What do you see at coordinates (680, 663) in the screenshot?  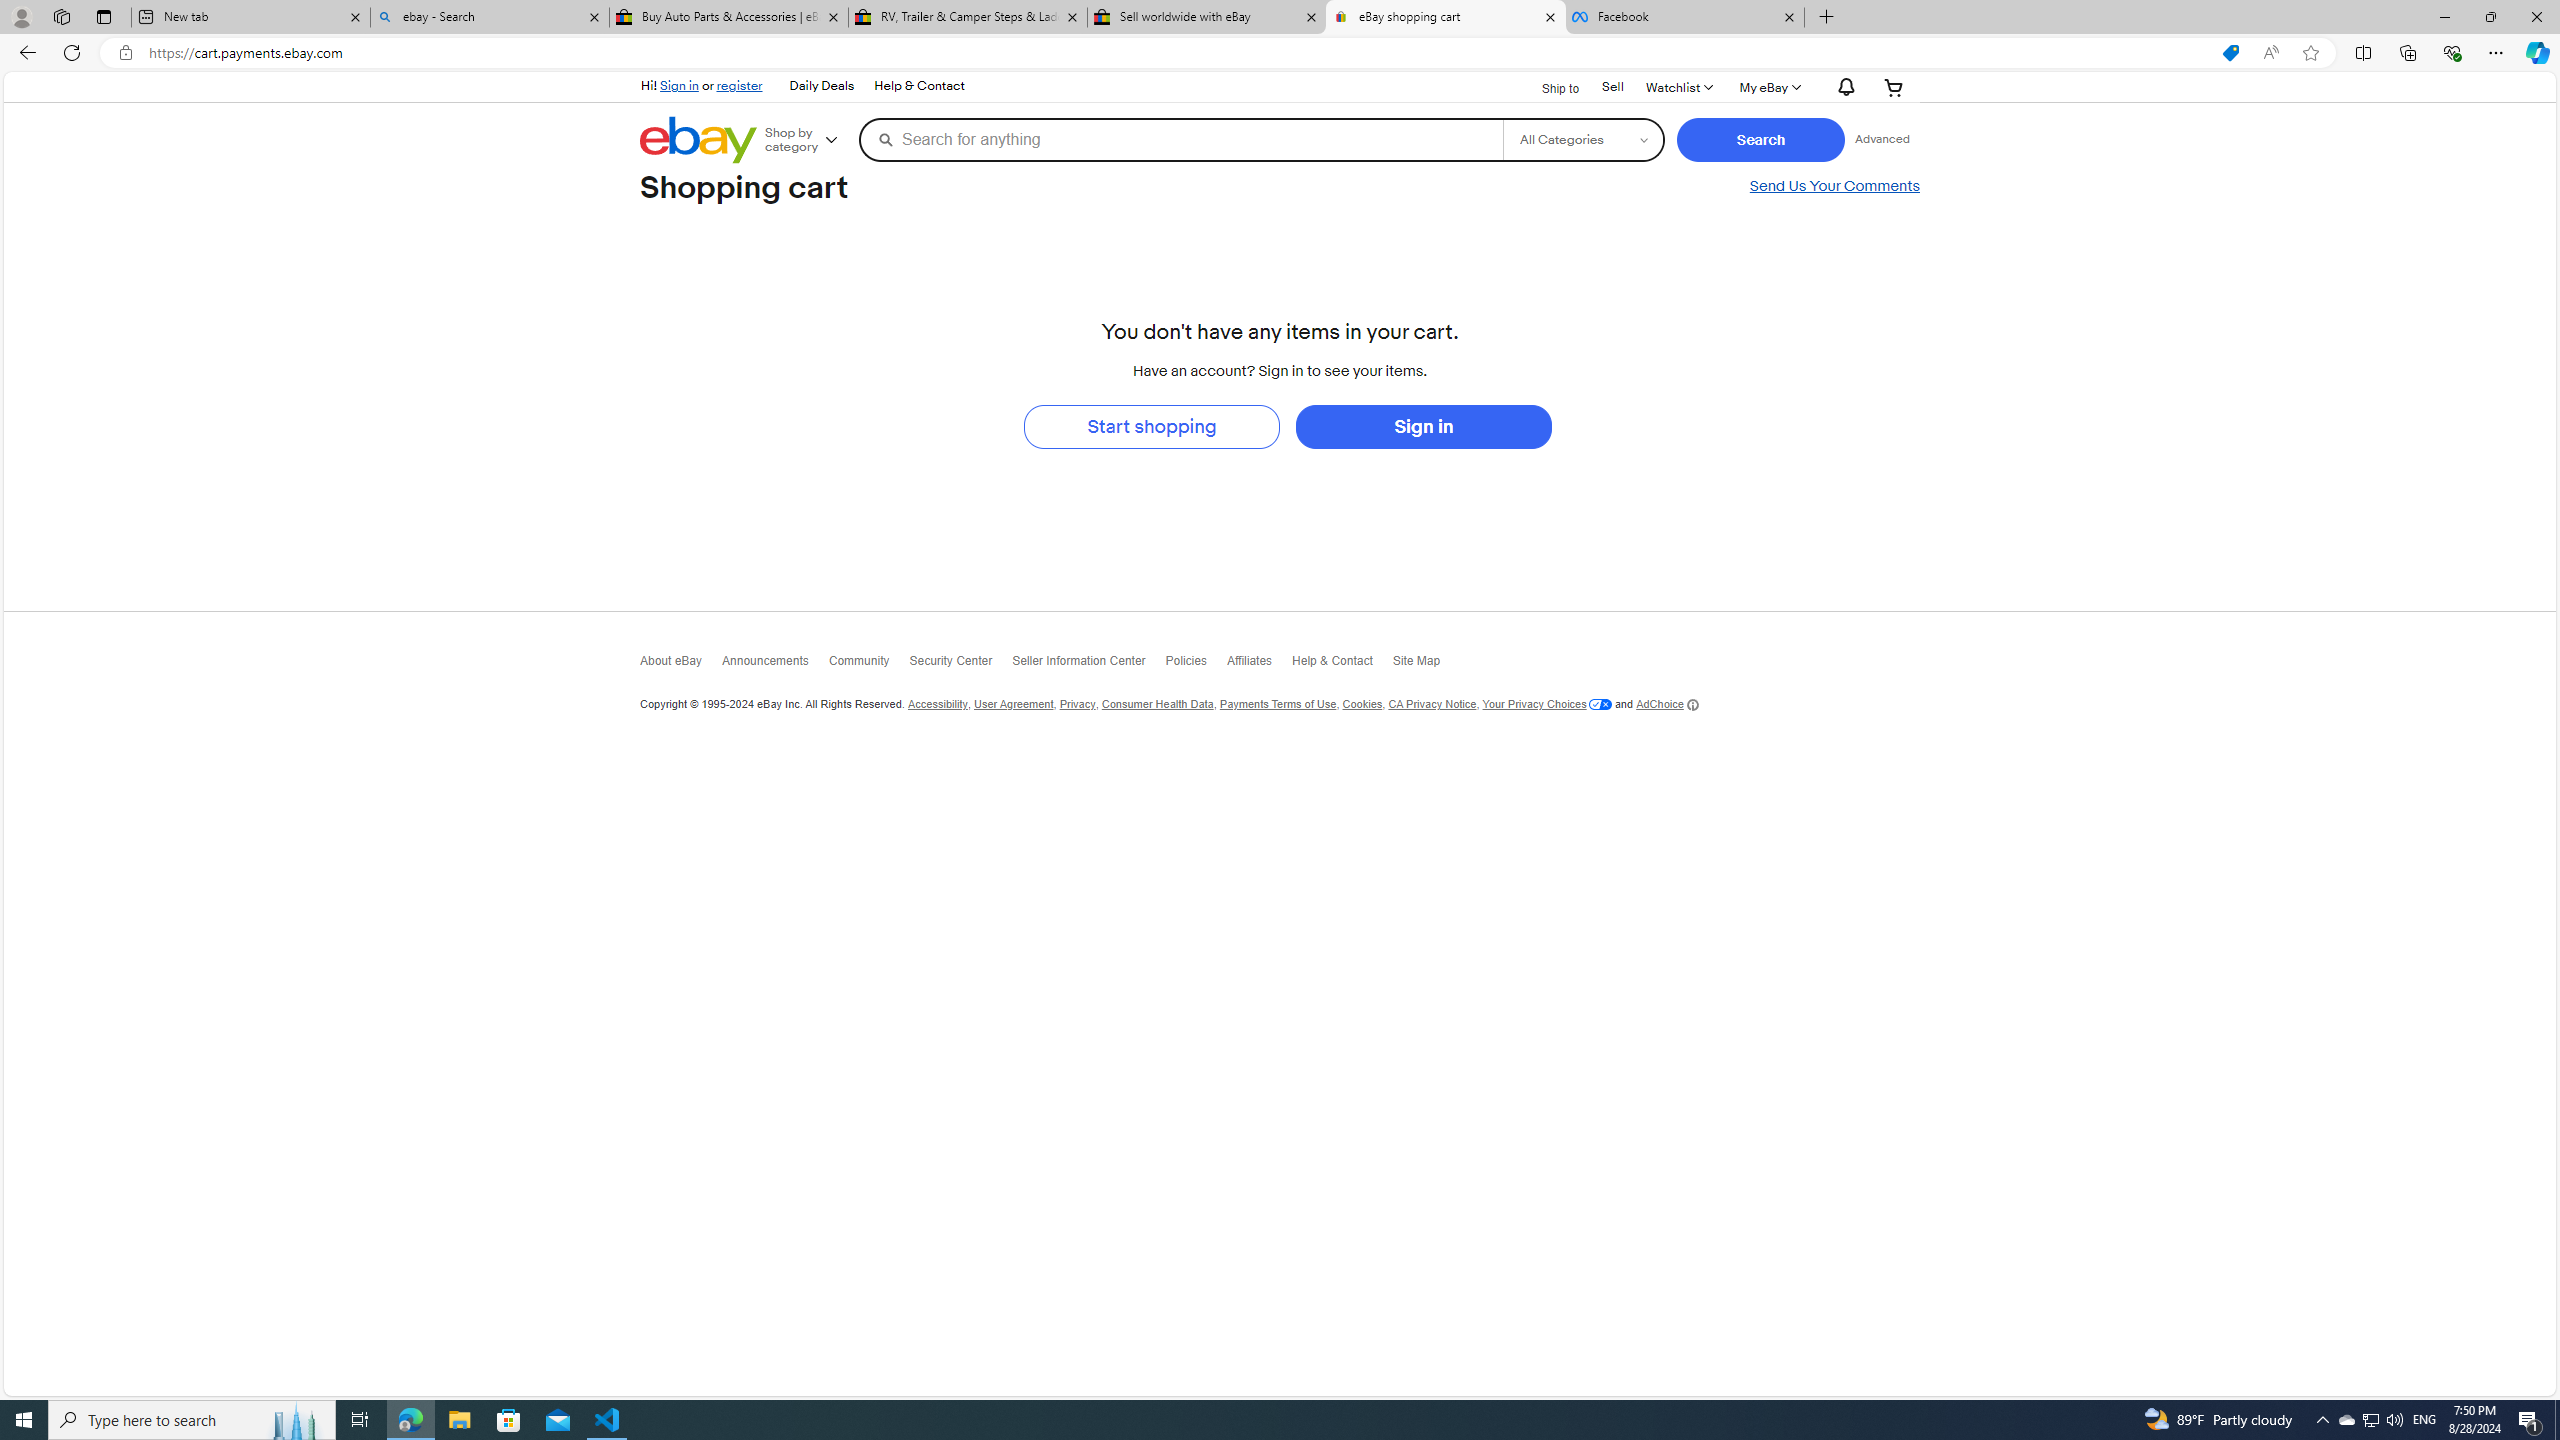 I see `'About eBay'` at bounding box center [680, 663].